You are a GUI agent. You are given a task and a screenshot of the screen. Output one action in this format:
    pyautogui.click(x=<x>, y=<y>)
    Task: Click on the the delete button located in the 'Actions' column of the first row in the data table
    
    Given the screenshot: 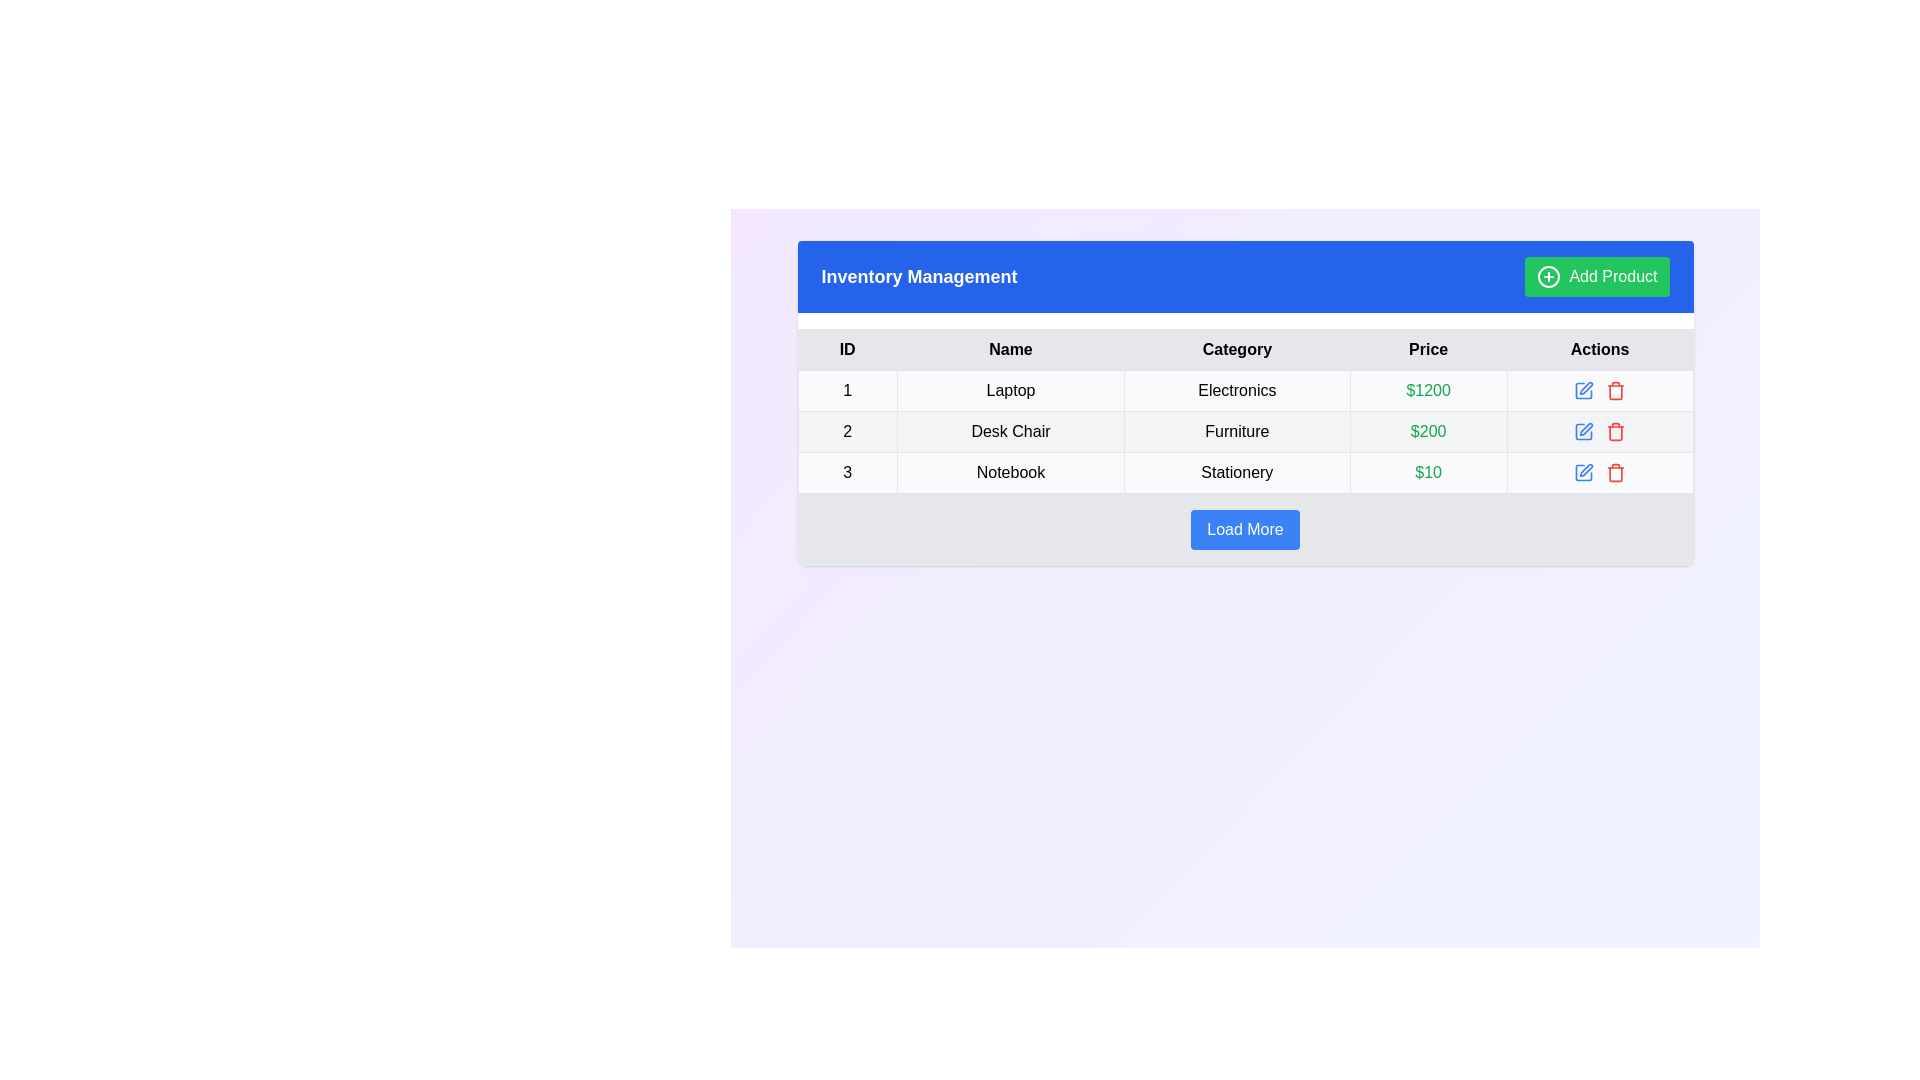 What is the action you would take?
    pyautogui.click(x=1616, y=390)
    